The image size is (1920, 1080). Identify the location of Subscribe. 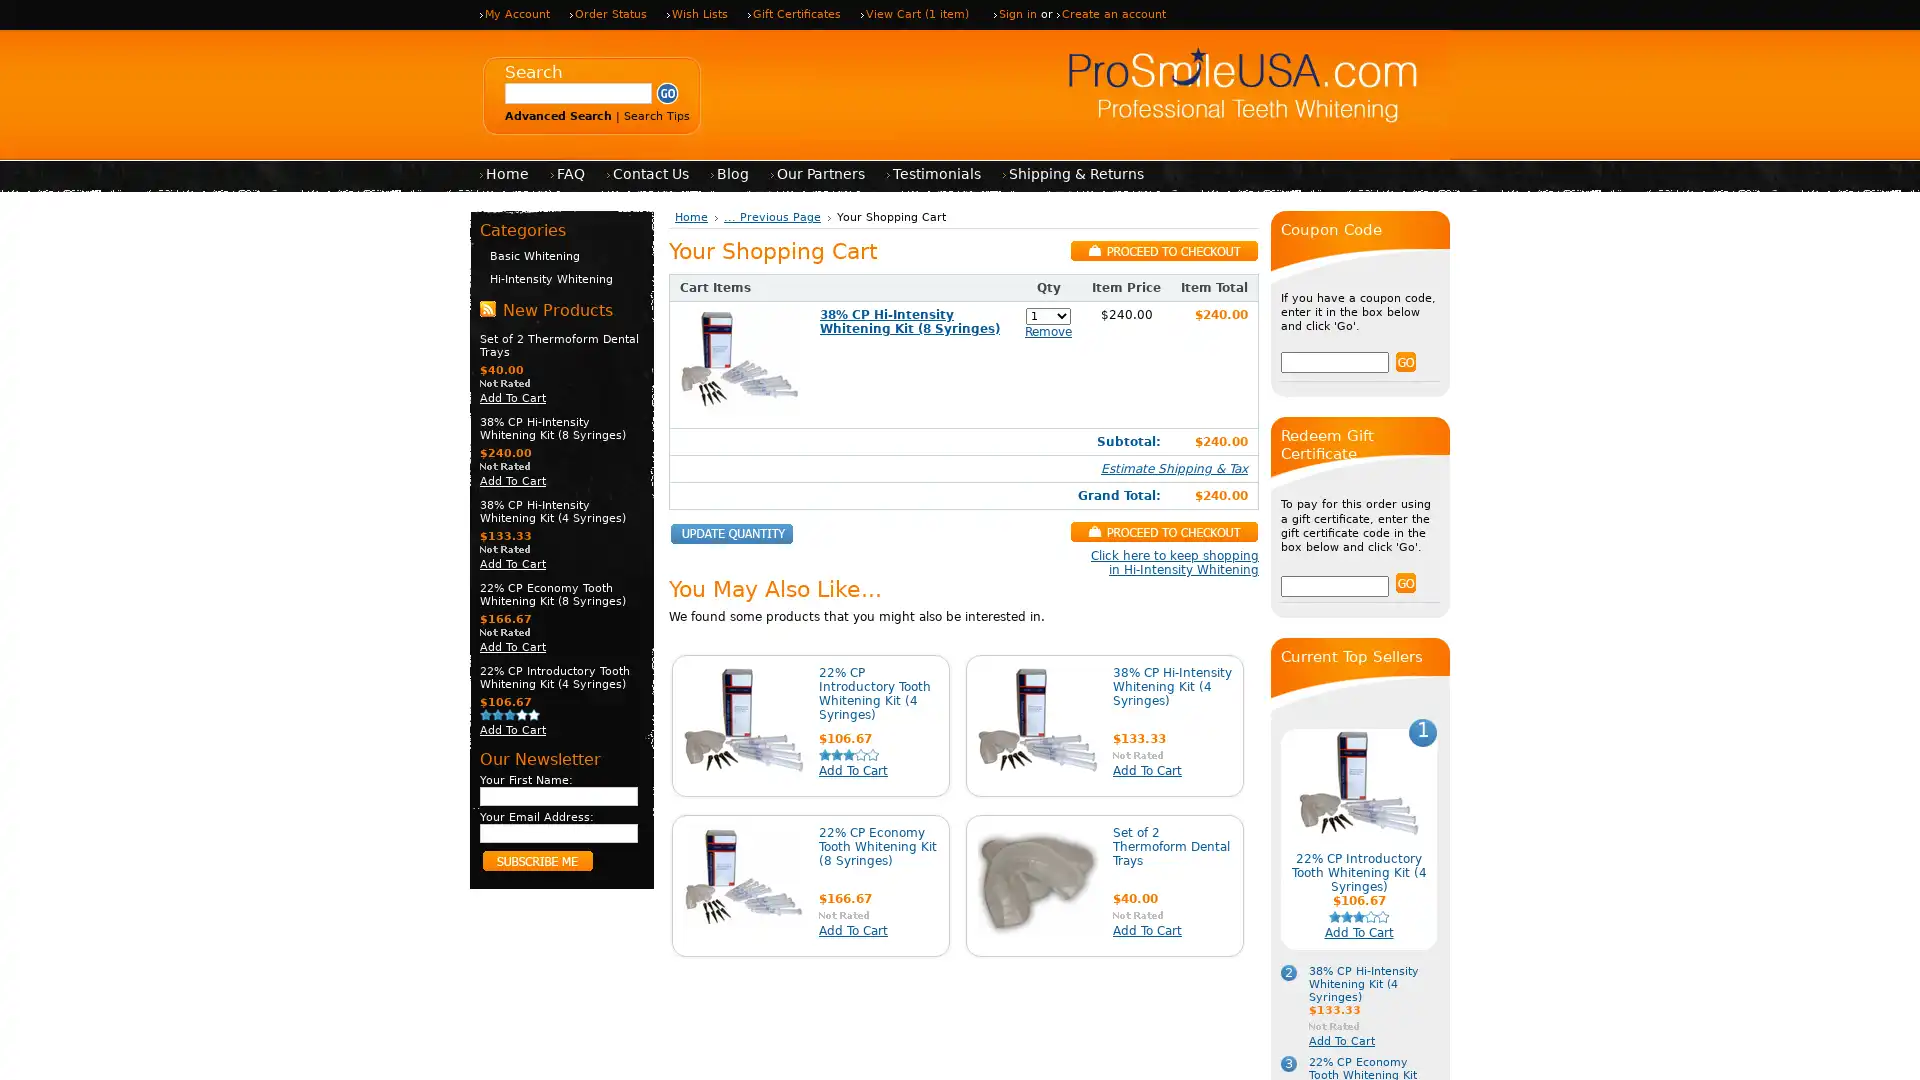
(537, 859).